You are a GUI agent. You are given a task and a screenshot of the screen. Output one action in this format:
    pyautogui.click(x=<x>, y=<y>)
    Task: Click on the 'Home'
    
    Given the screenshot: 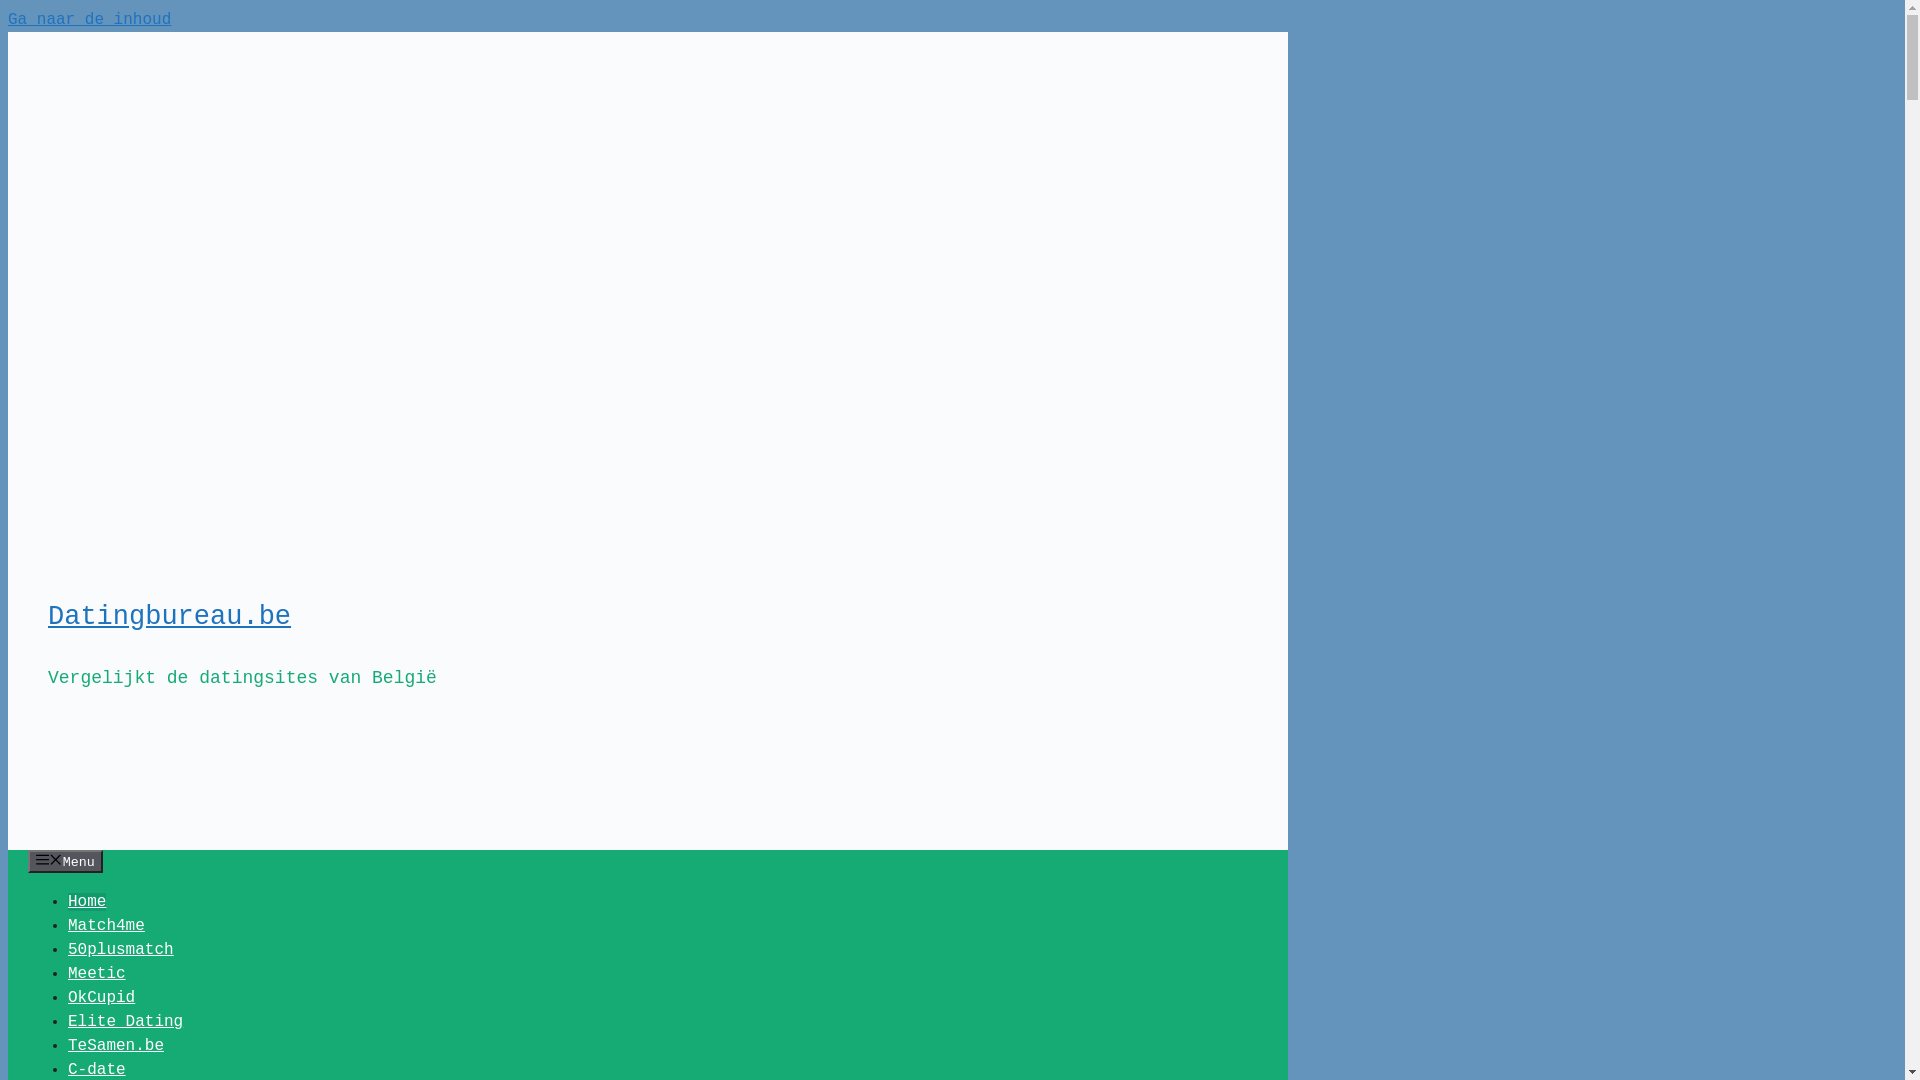 What is the action you would take?
    pyautogui.click(x=85, y=902)
    